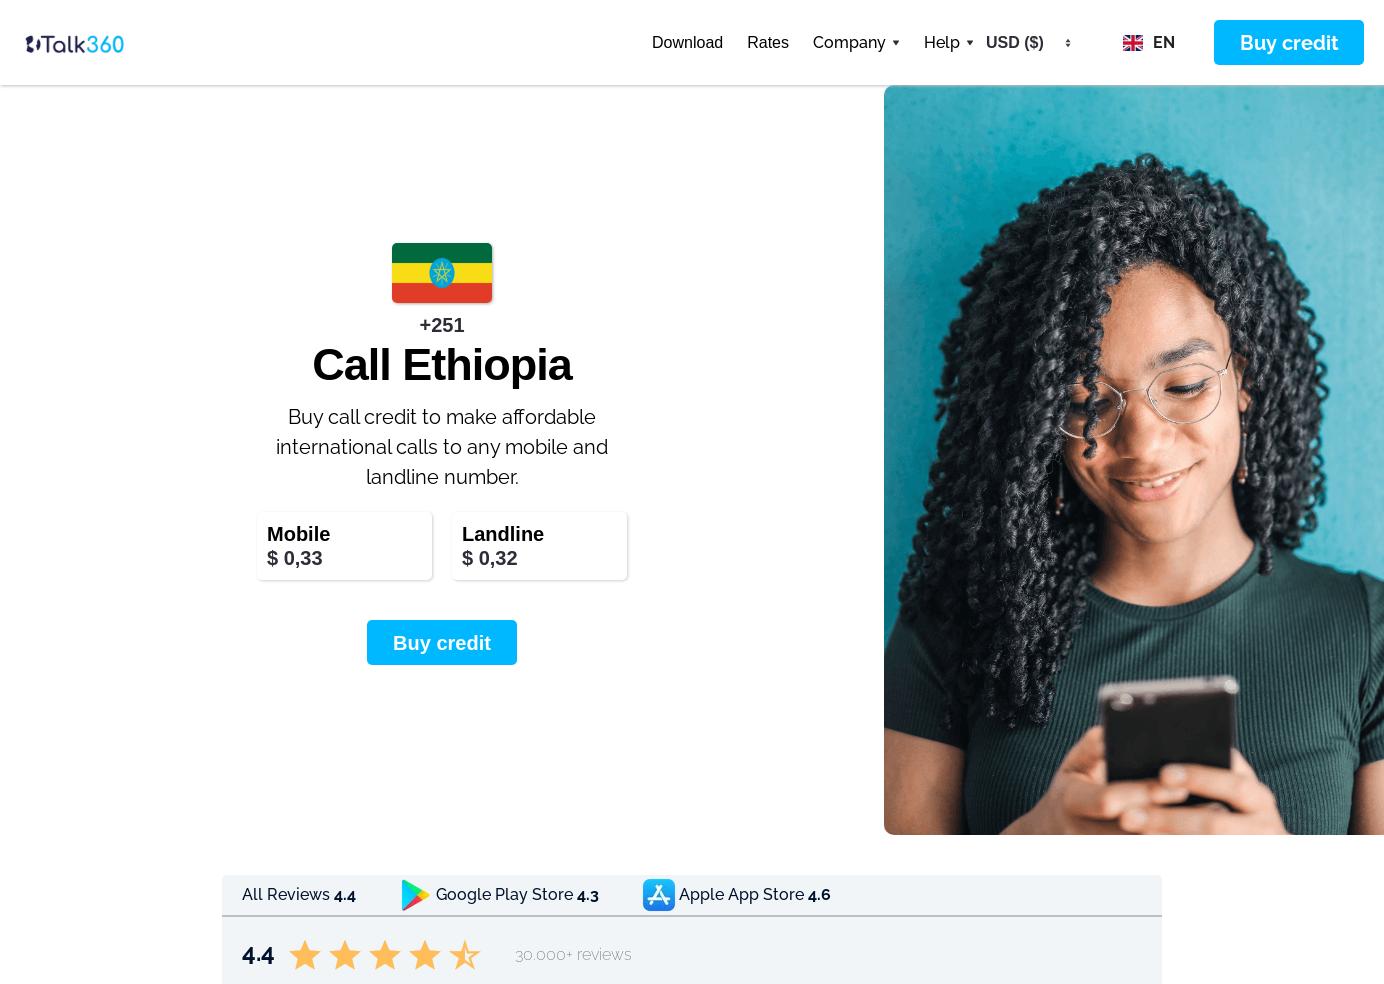 This screenshot has width=1384, height=984. I want to click on 'Google Play Store', so click(435, 894).